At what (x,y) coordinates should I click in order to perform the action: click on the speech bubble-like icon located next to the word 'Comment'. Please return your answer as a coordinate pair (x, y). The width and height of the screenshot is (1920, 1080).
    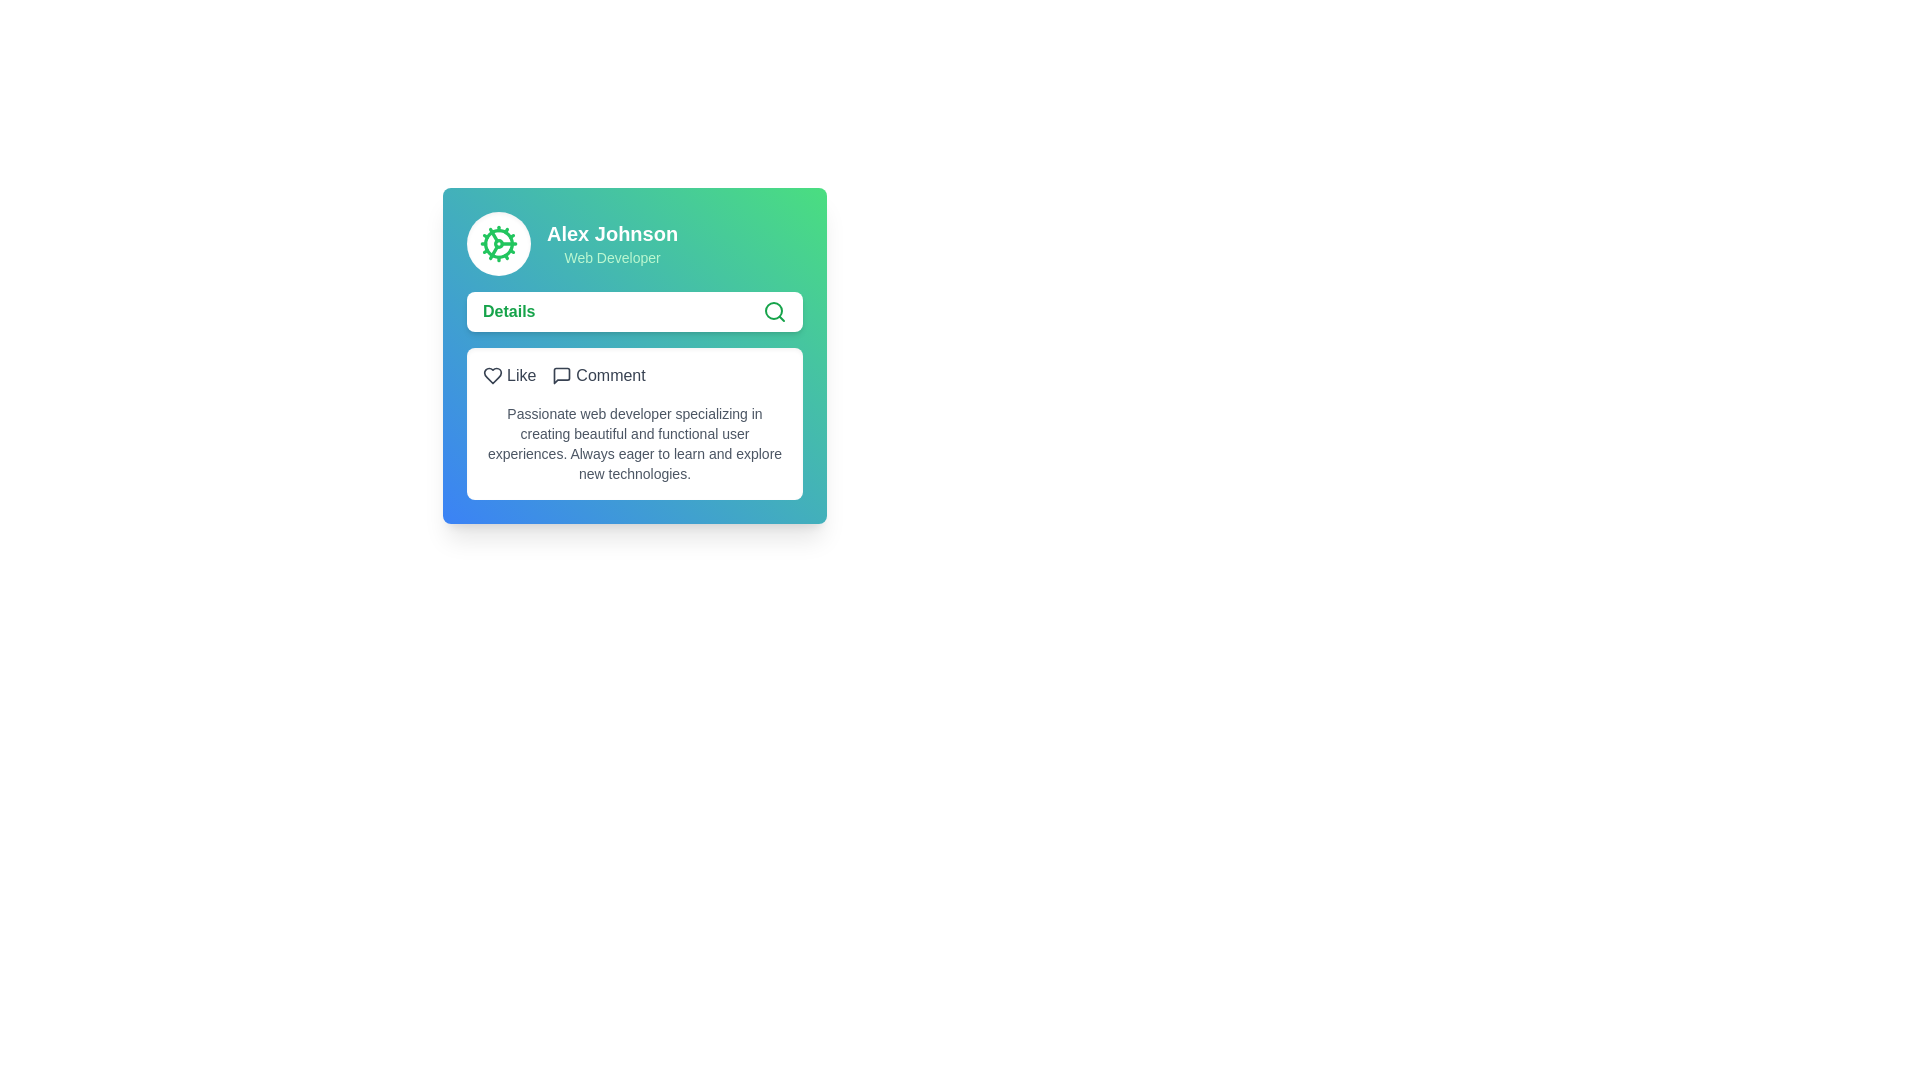
    Looking at the image, I should click on (561, 375).